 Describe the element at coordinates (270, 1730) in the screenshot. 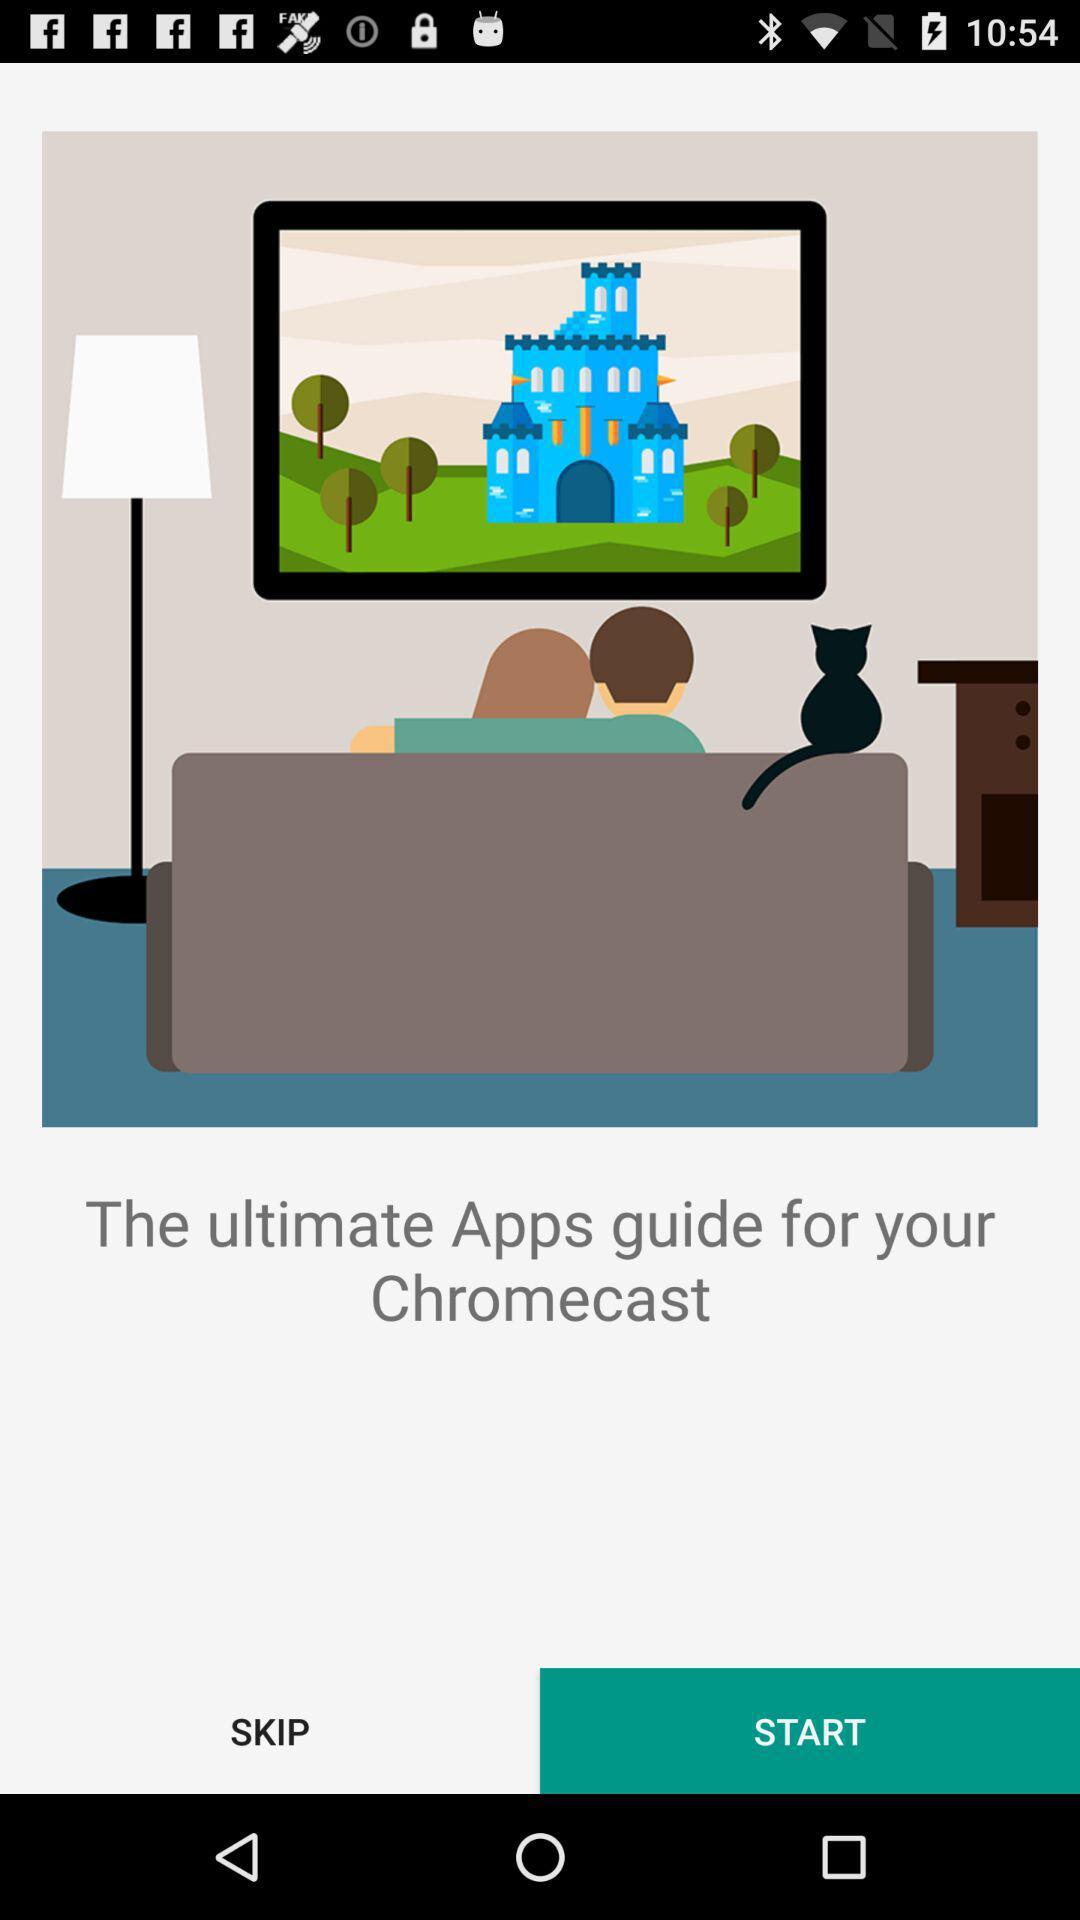

I see `the skip button` at that location.